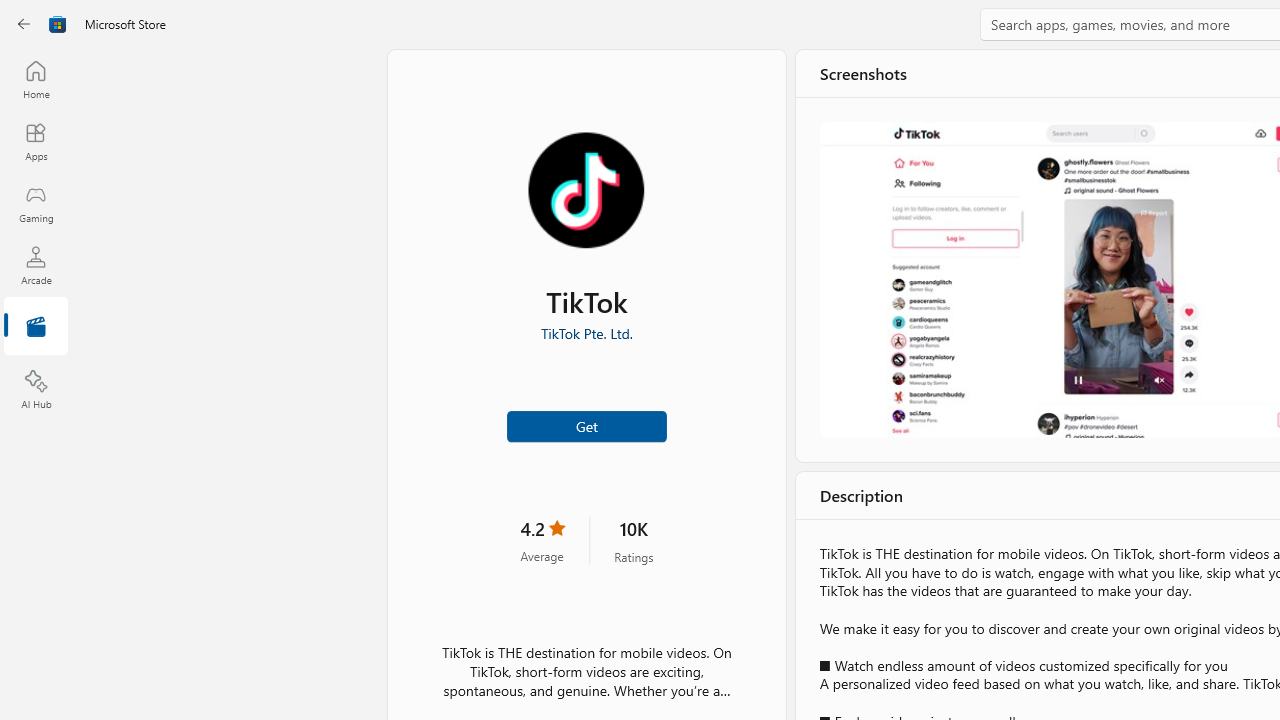 Image resolution: width=1280 pixels, height=720 pixels. I want to click on 'Apps', so click(35, 140).